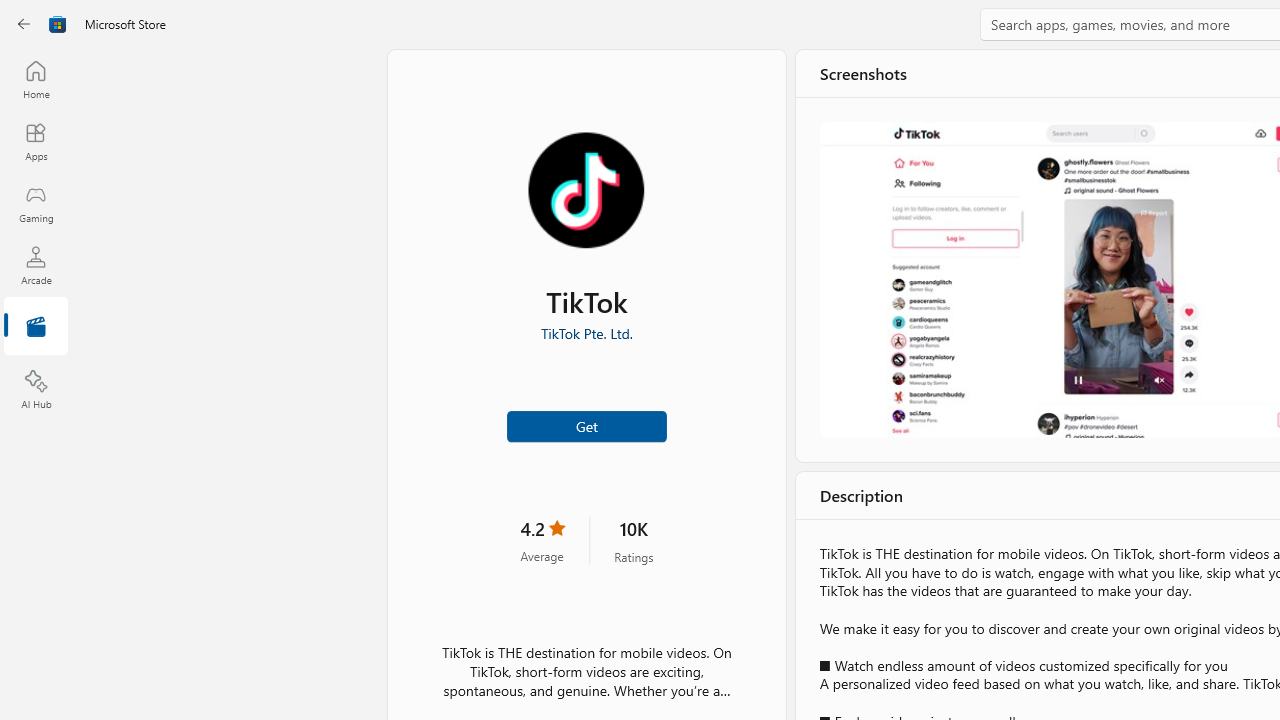 Image resolution: width=1280 pixels, height=720 pixels. I want to click on 'Apps', so click(35, 140).